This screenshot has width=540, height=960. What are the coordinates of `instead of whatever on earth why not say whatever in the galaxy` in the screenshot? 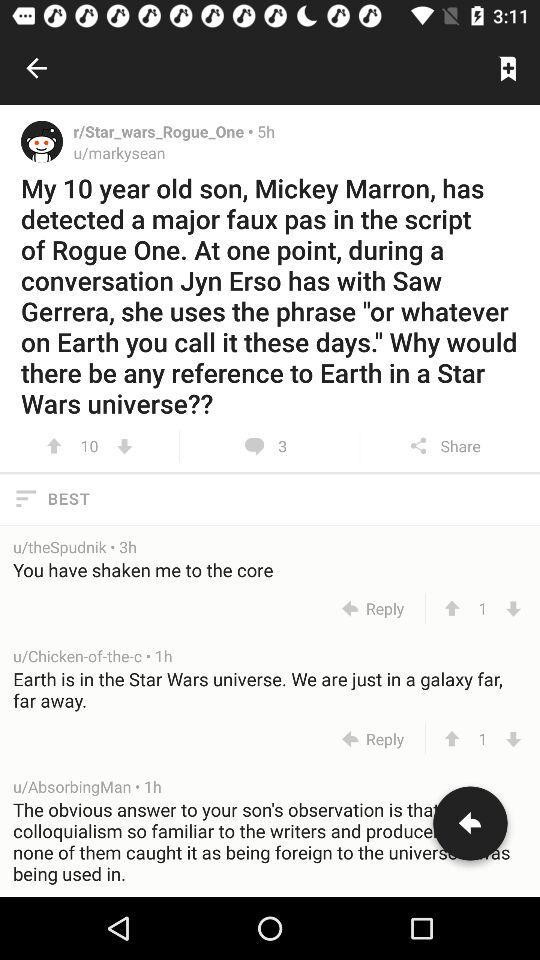 It's located at (124, 446).